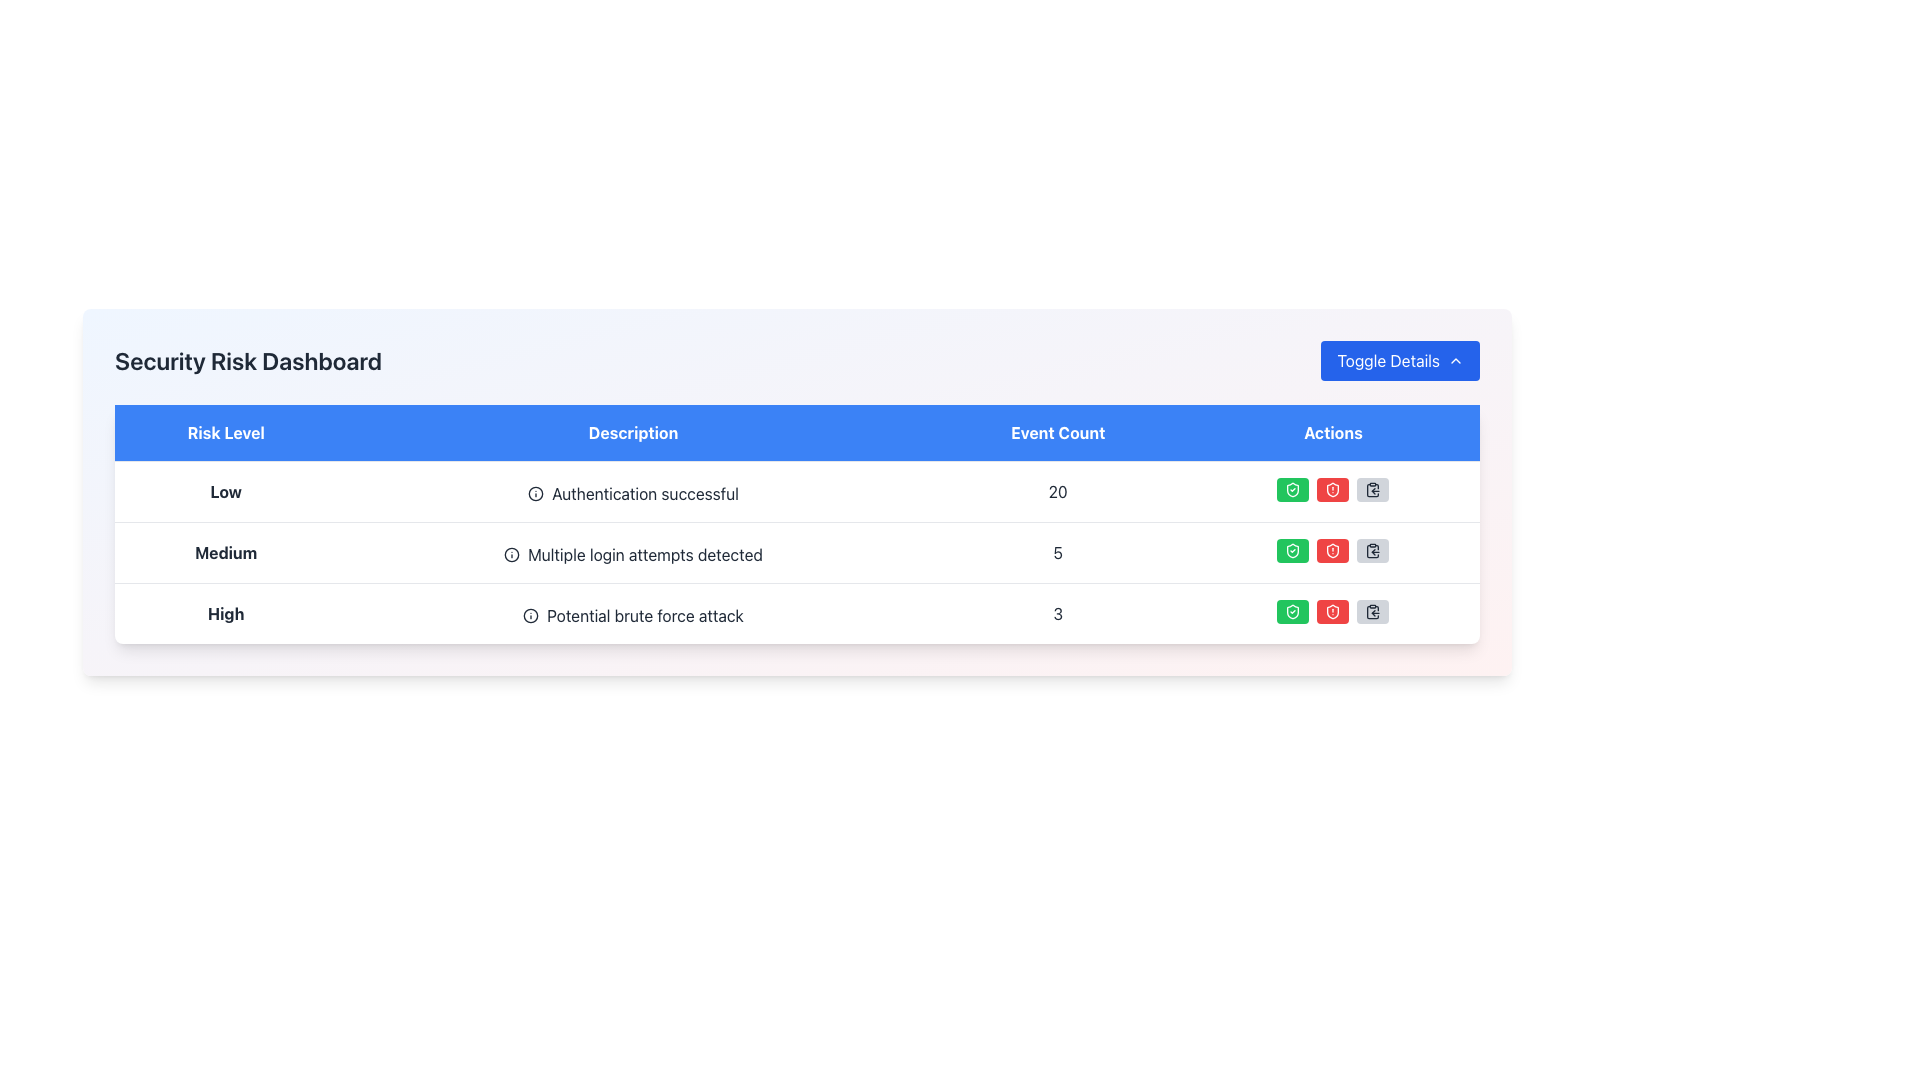 Image resolution: width=1920 pixels, height=1080 pixels. What do you see at coordinates (1333, 551) in the screenshot?
I see `the distinctive red shield-shaped icon with a warning symbol located in the 'Actions' column of the last row in the table` at bounding box center [1333, 551].